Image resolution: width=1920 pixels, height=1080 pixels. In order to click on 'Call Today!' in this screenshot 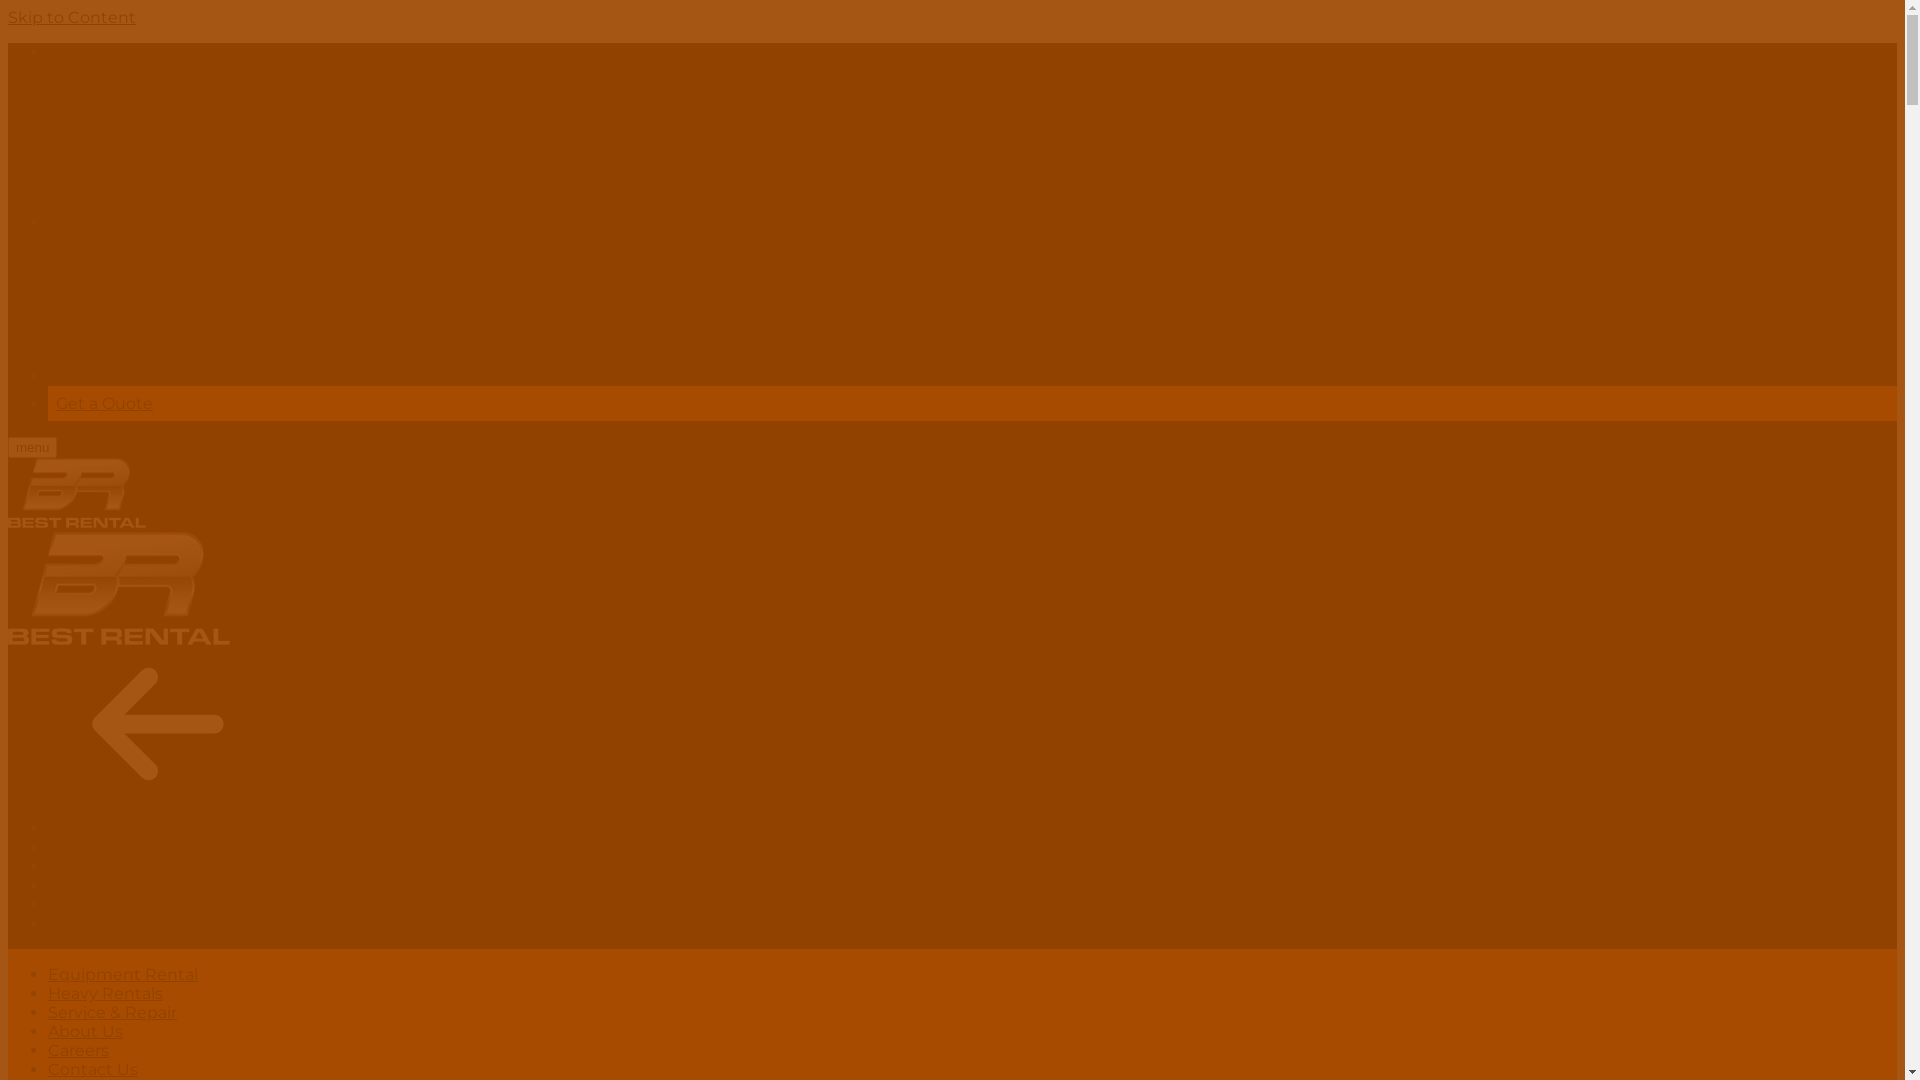, I will do `click(89, 51)`.